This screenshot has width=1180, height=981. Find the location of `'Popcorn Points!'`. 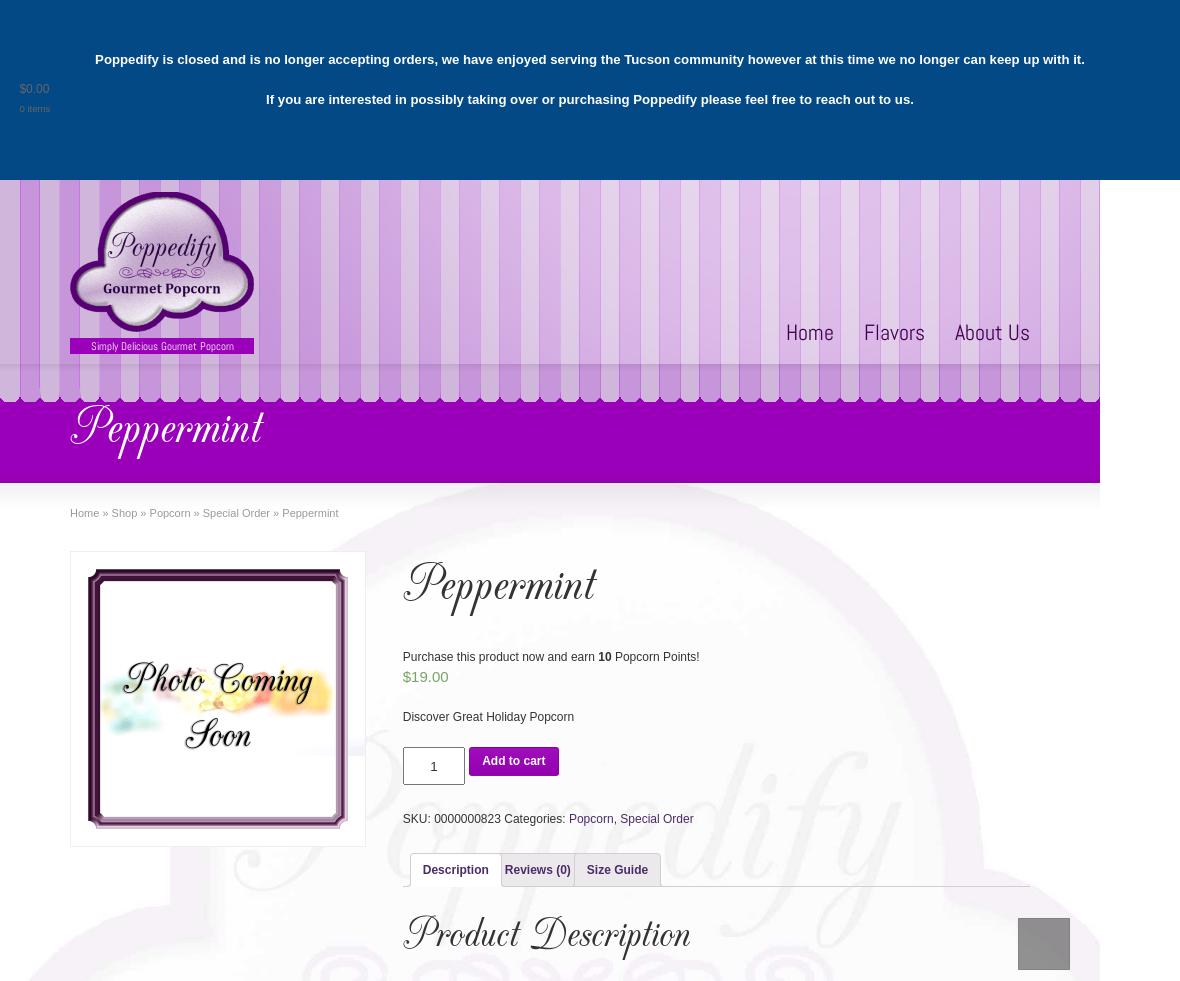

'Popcorn Points!' is located at coordinates (654, 656).